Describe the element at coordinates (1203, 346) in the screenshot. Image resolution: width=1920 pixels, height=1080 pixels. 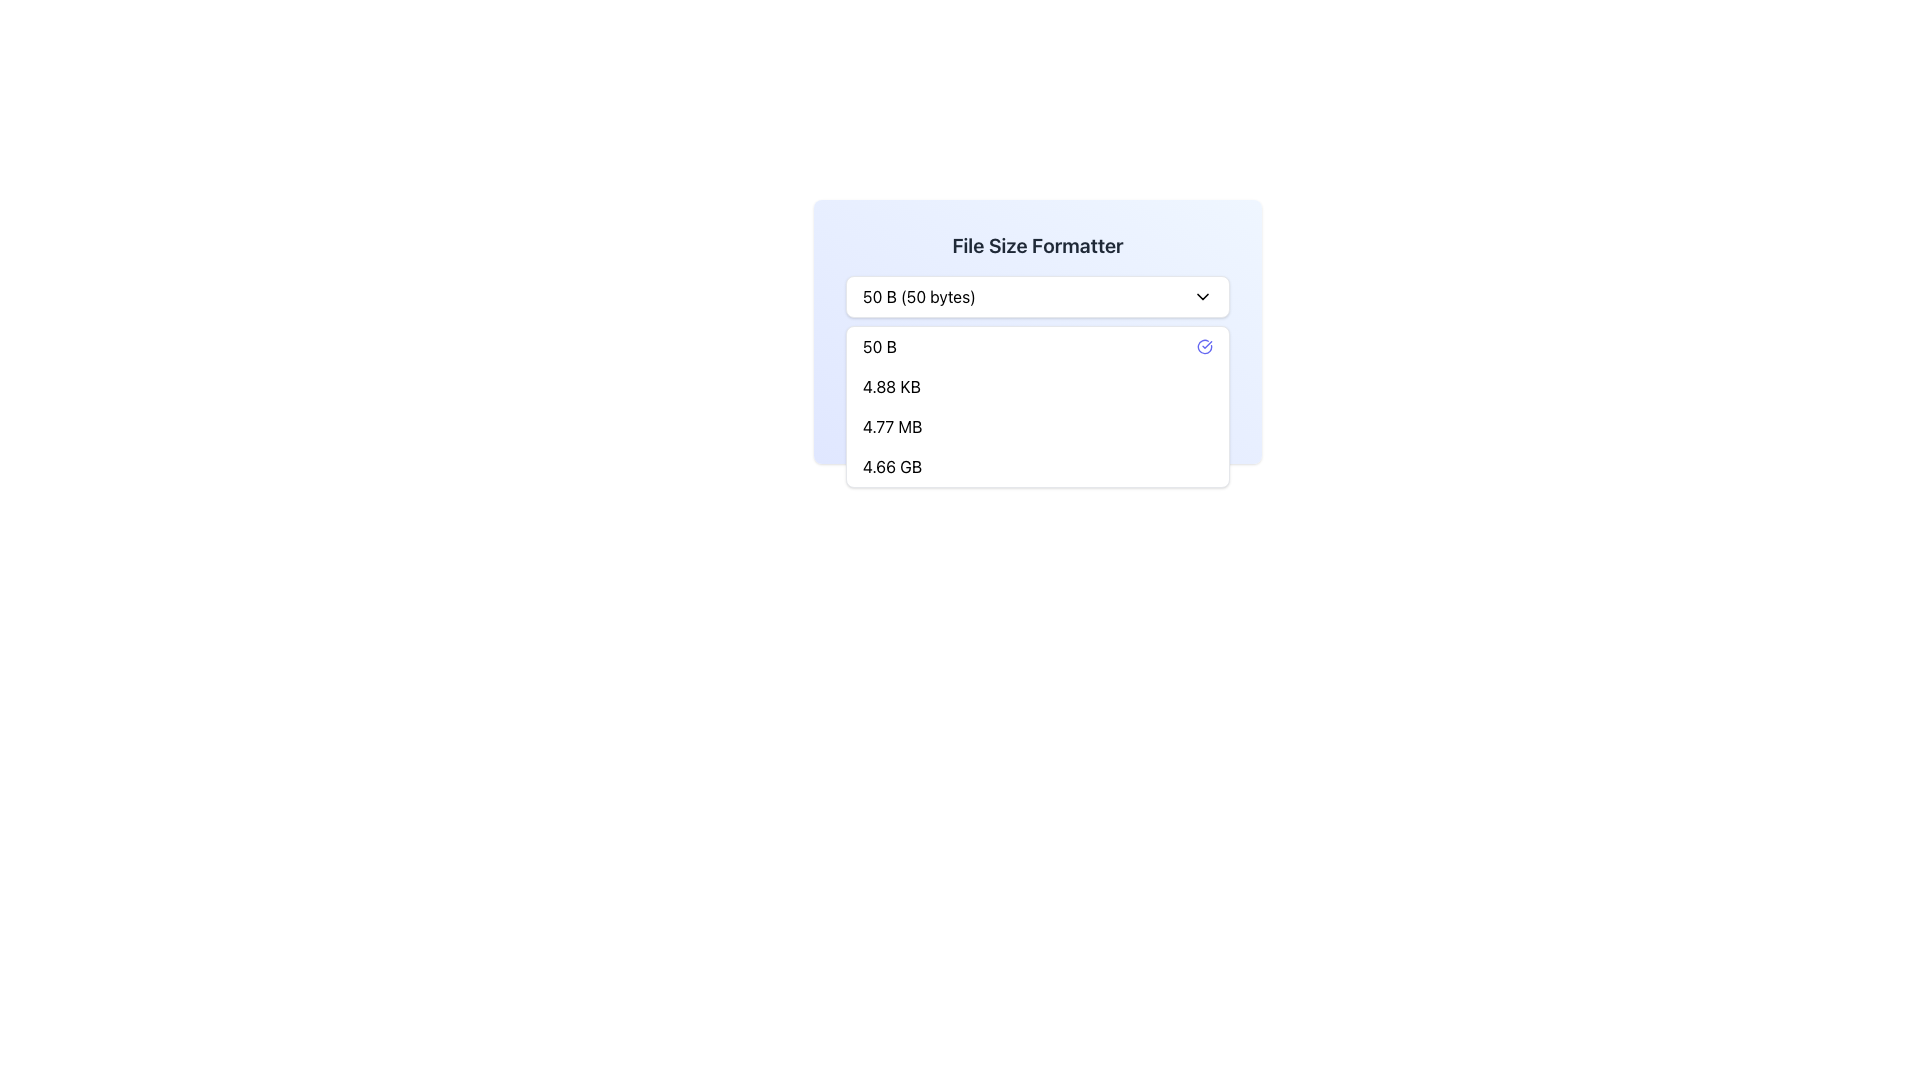
I see `the SVG icon featuring a blue-indigo checkmark circle, located at the far right of the list item displaying '50 B' in the dropdown menu` at that location.